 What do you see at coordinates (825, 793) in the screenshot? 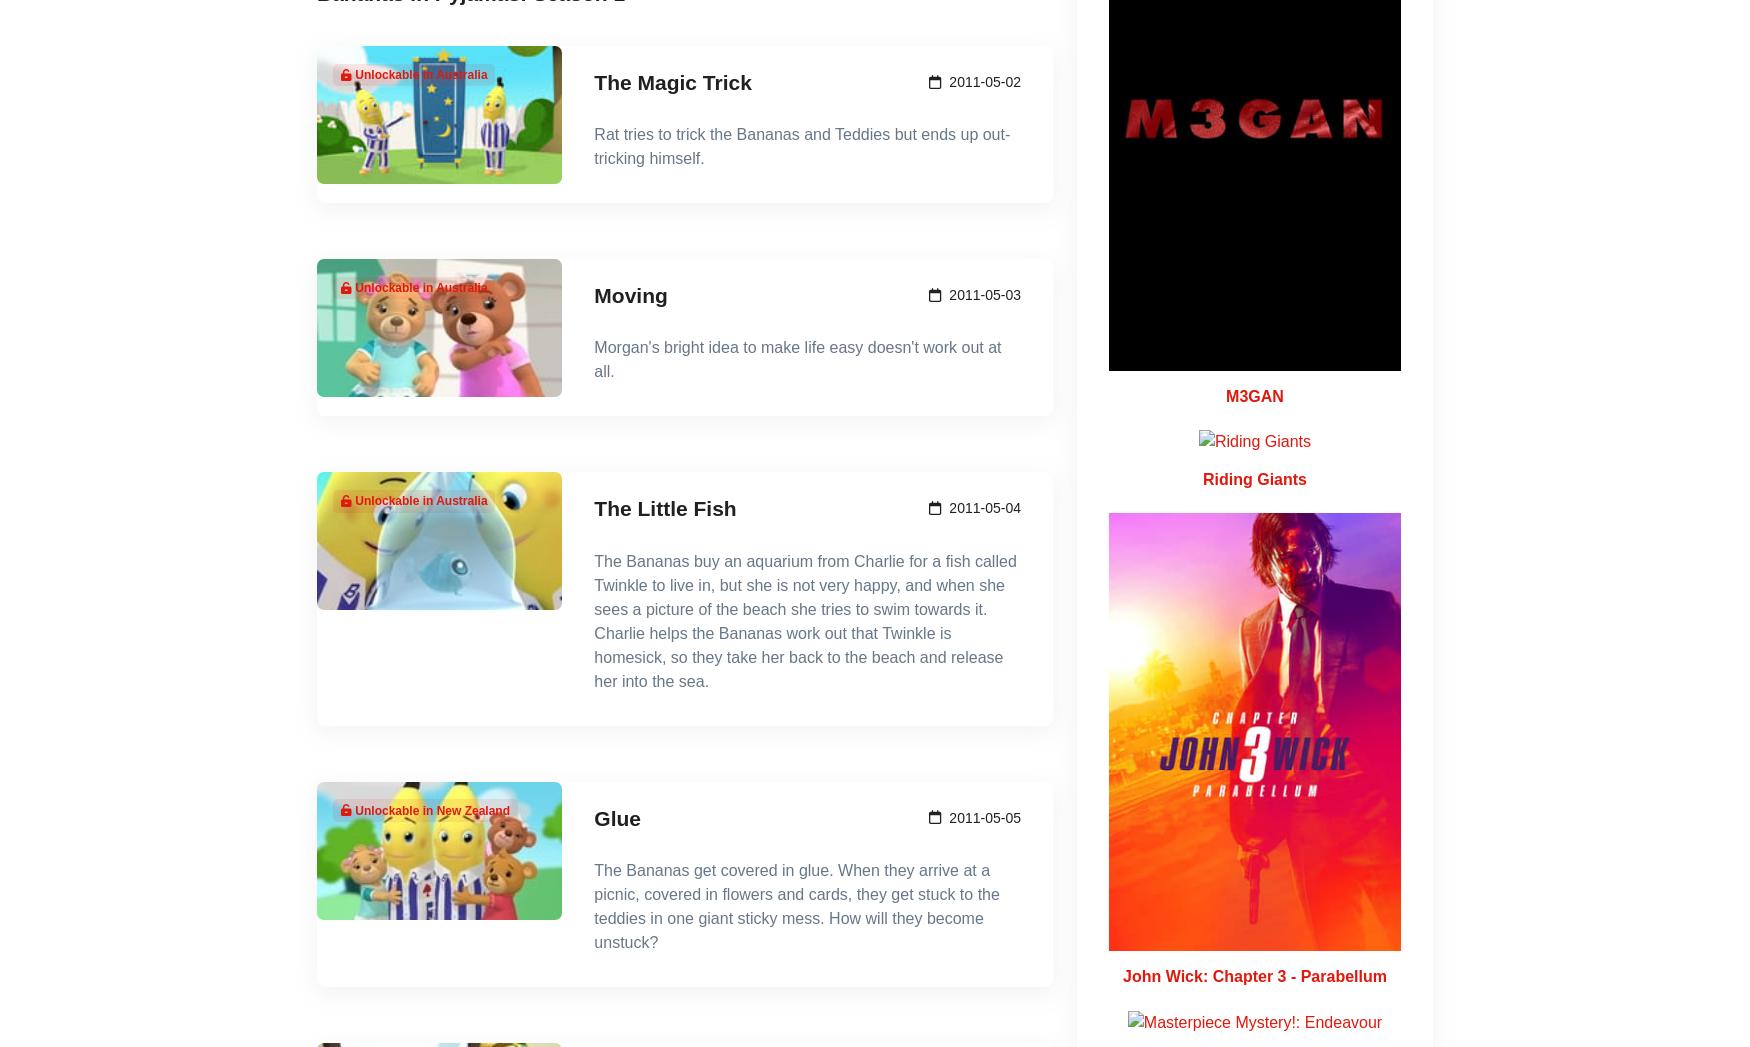
I see `'This page may include affiliate links, and we may earn a commission (at no cost to you) if you use them to make a purchase. These proceeds help fund this website.'` at bounding box center [825, 793].